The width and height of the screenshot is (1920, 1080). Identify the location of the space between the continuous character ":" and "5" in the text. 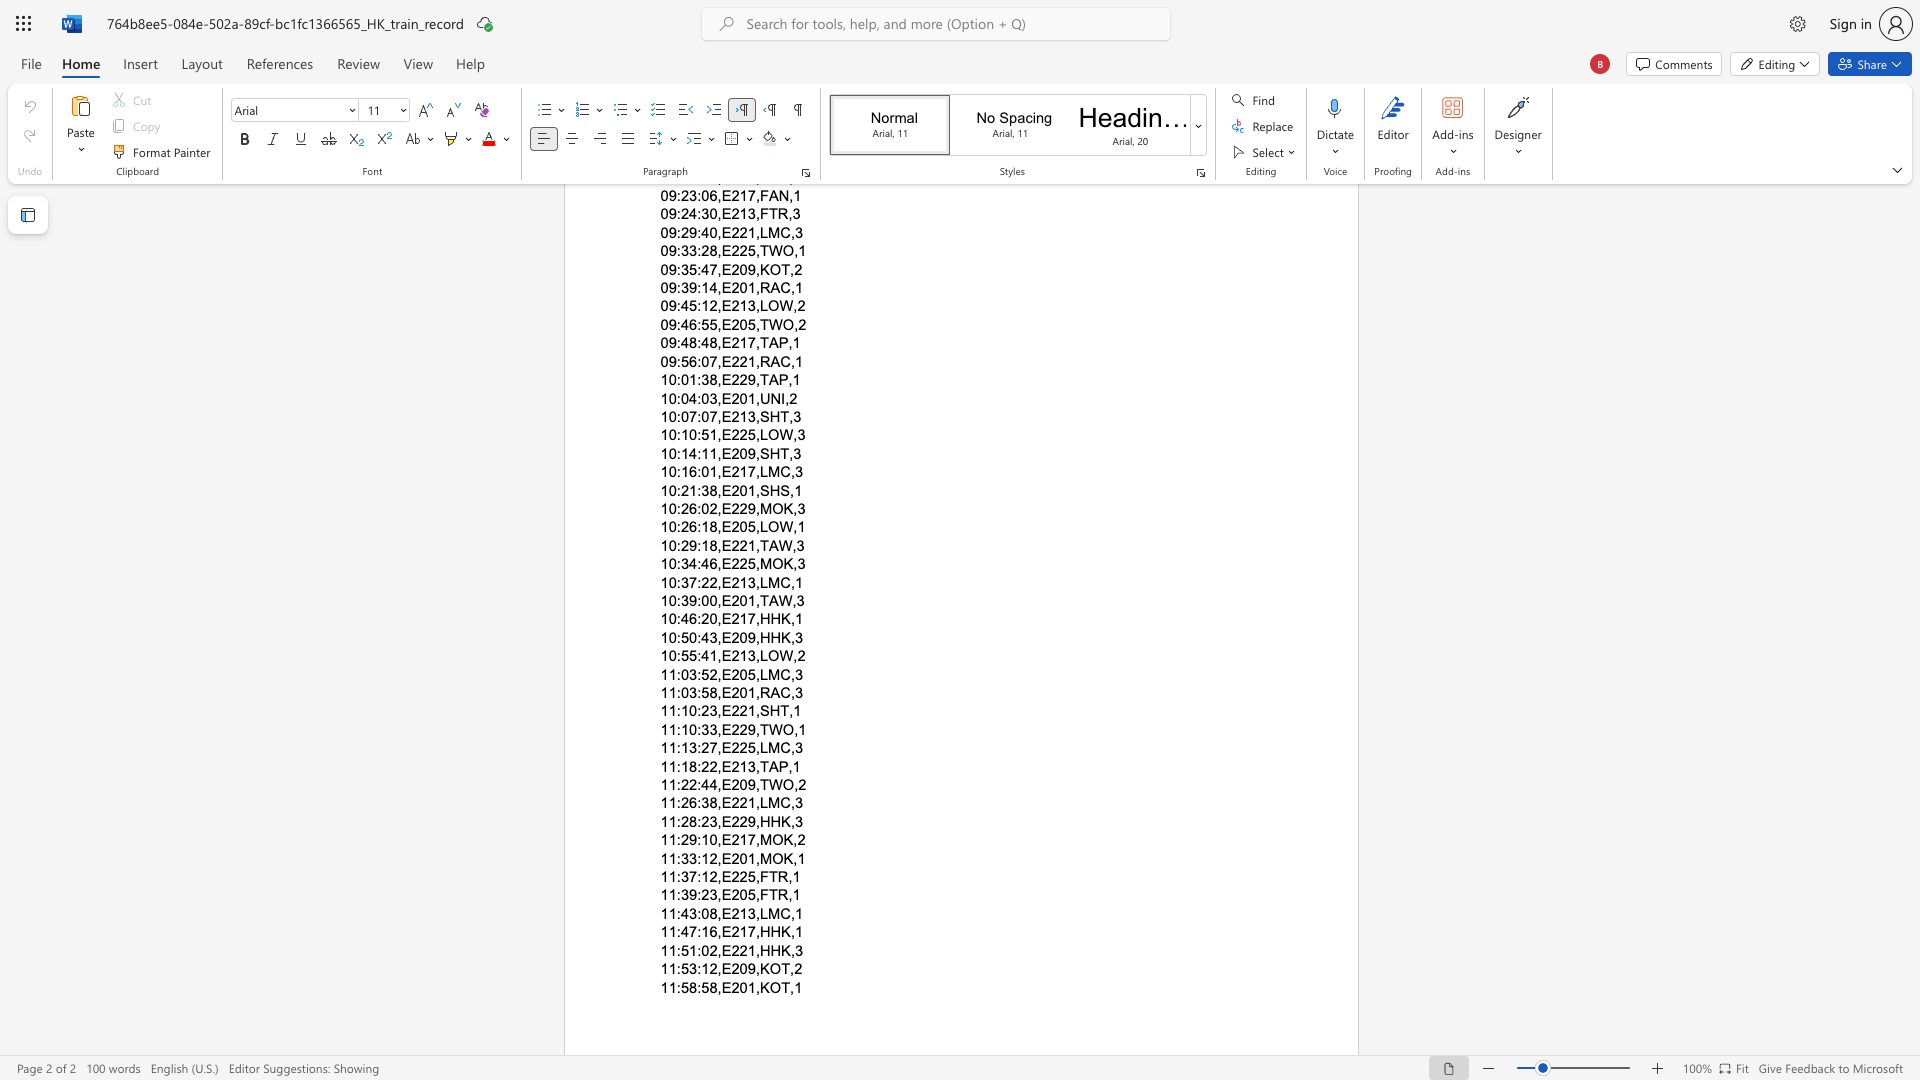
(702, 674).